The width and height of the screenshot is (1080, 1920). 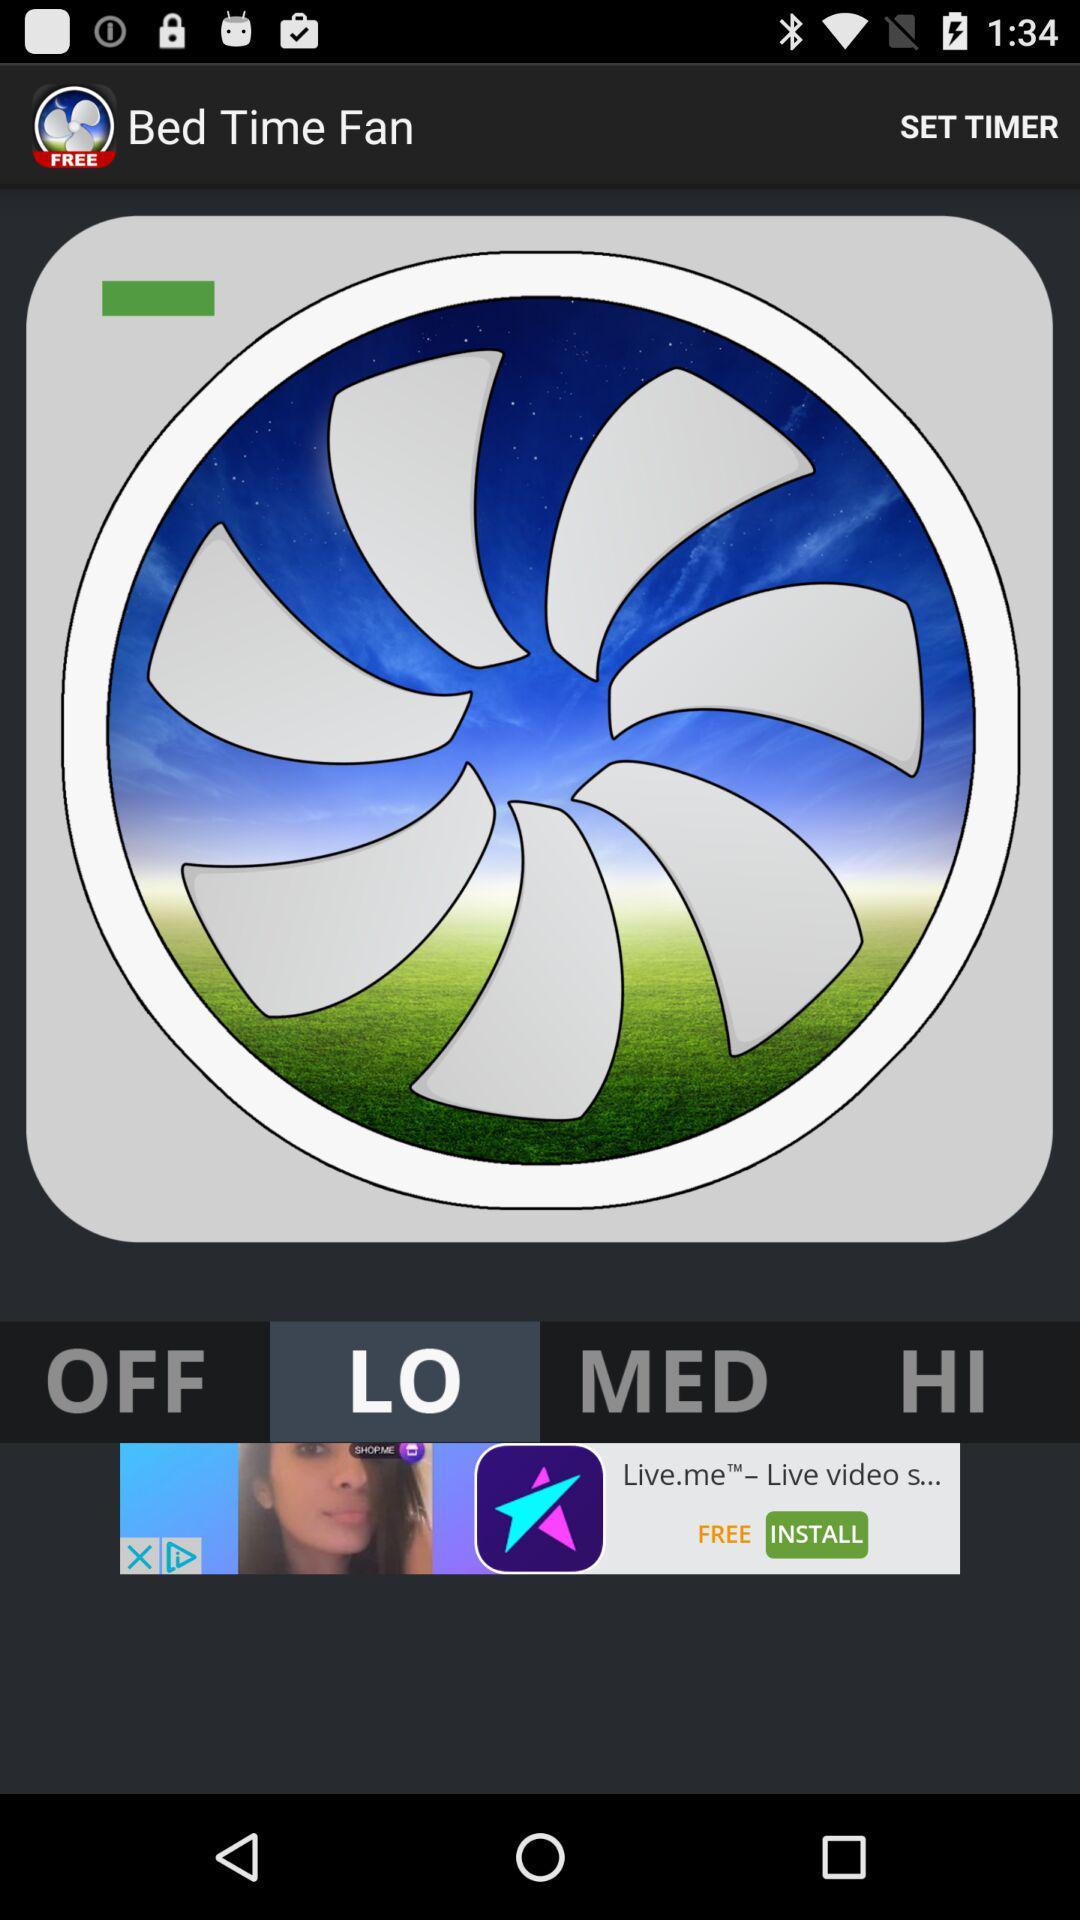 What do you see at coordinates (945, 1381) in the screenshot?
I see `turn to high` at bounding box center [945, 1381].